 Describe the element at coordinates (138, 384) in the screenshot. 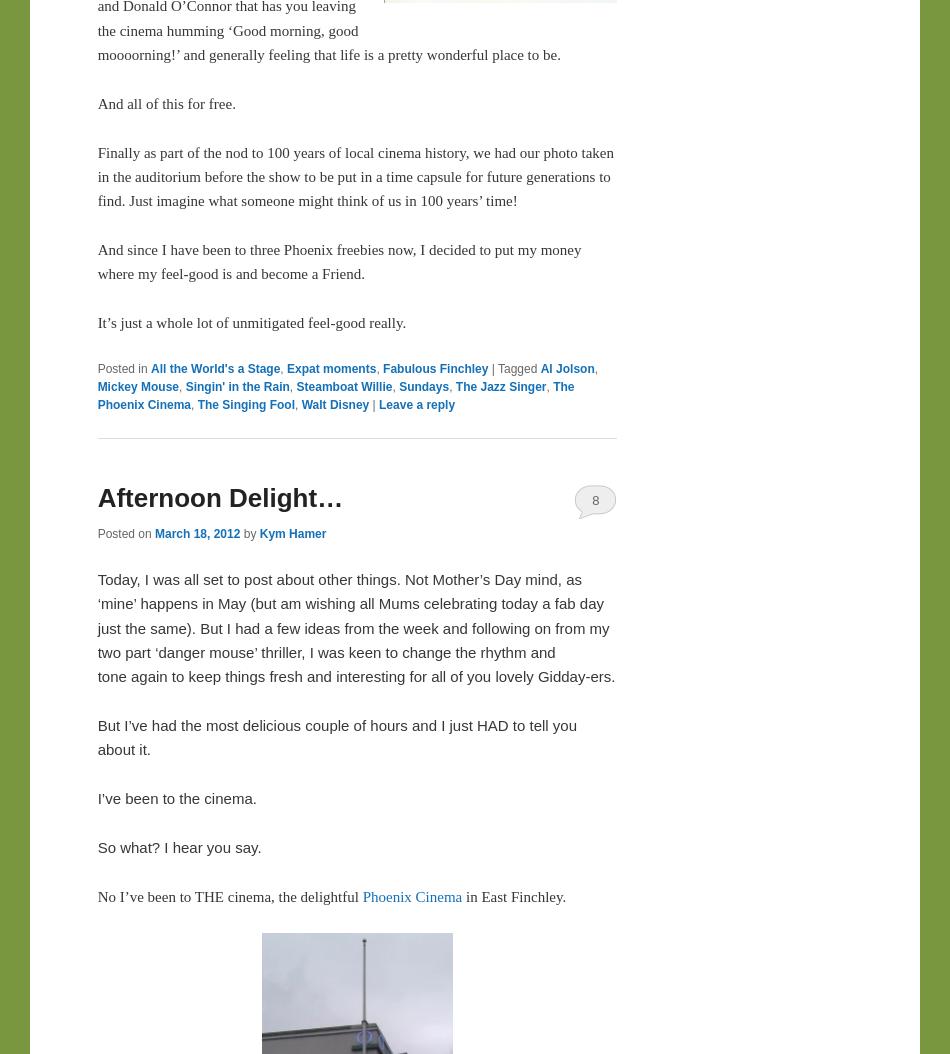

I see `'Mickey Mouse'` at that location.